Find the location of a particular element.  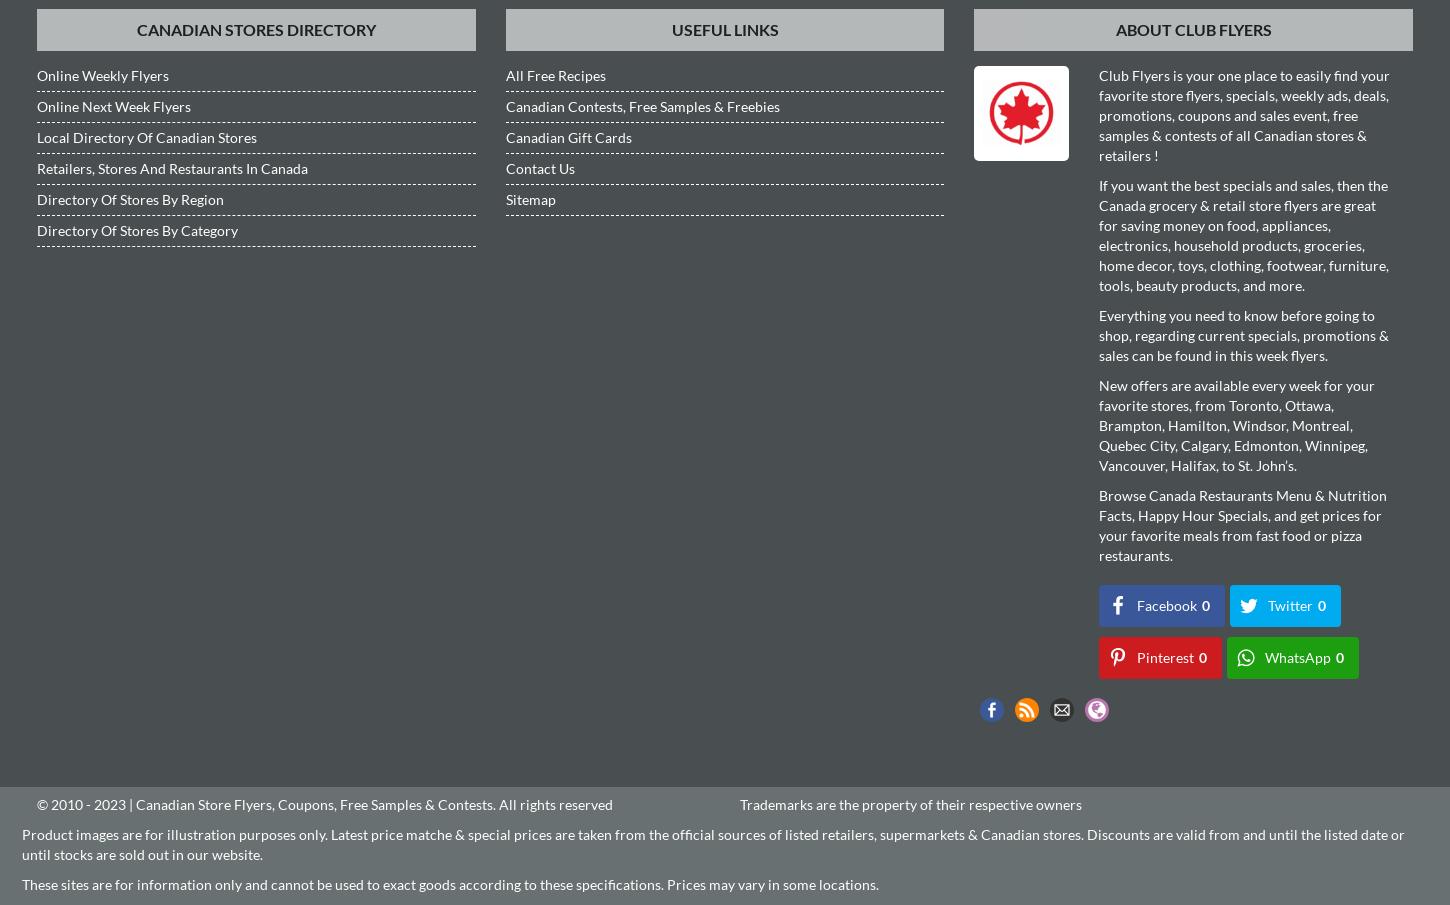

'Useful Links' is located at coordinates (670, 28).